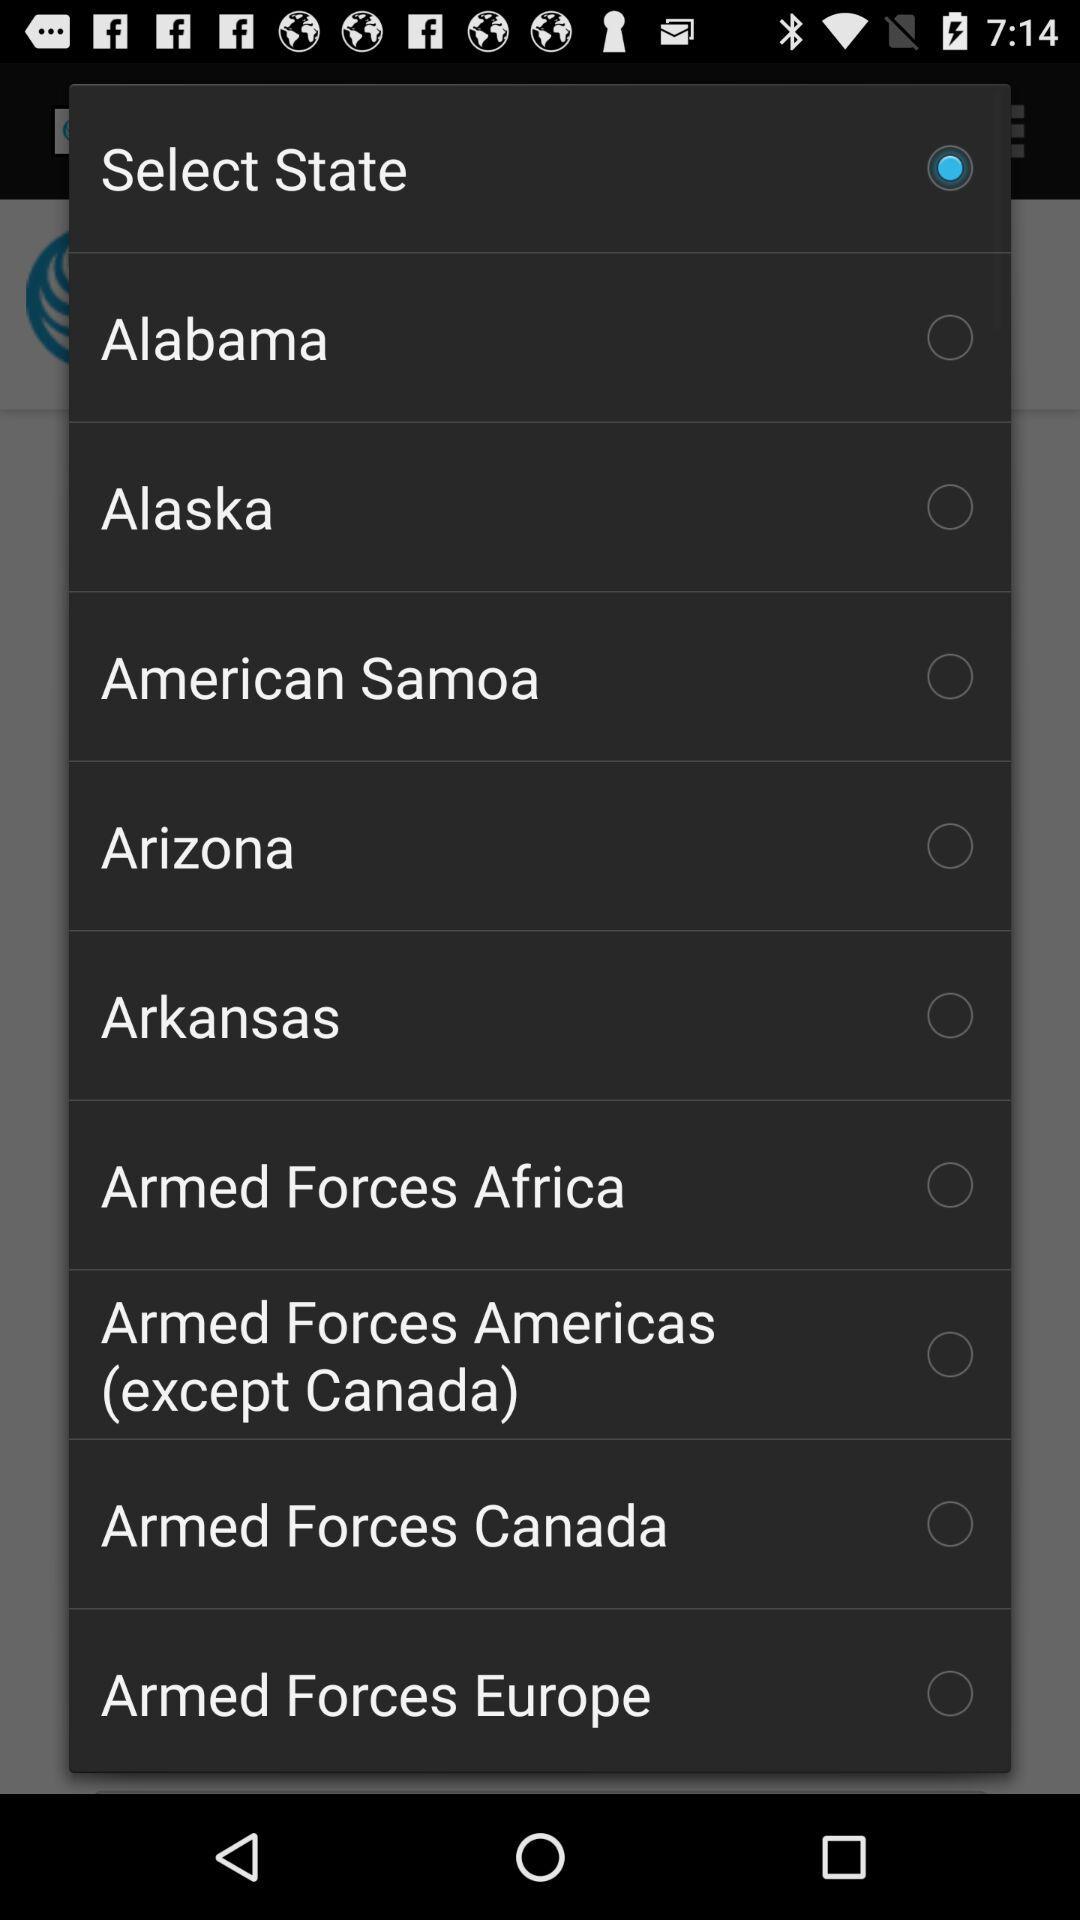  What do you see at coordinates (540, 168) in the screenshot?
I see `the icon above alabama item` at bounding box center [540, 168].